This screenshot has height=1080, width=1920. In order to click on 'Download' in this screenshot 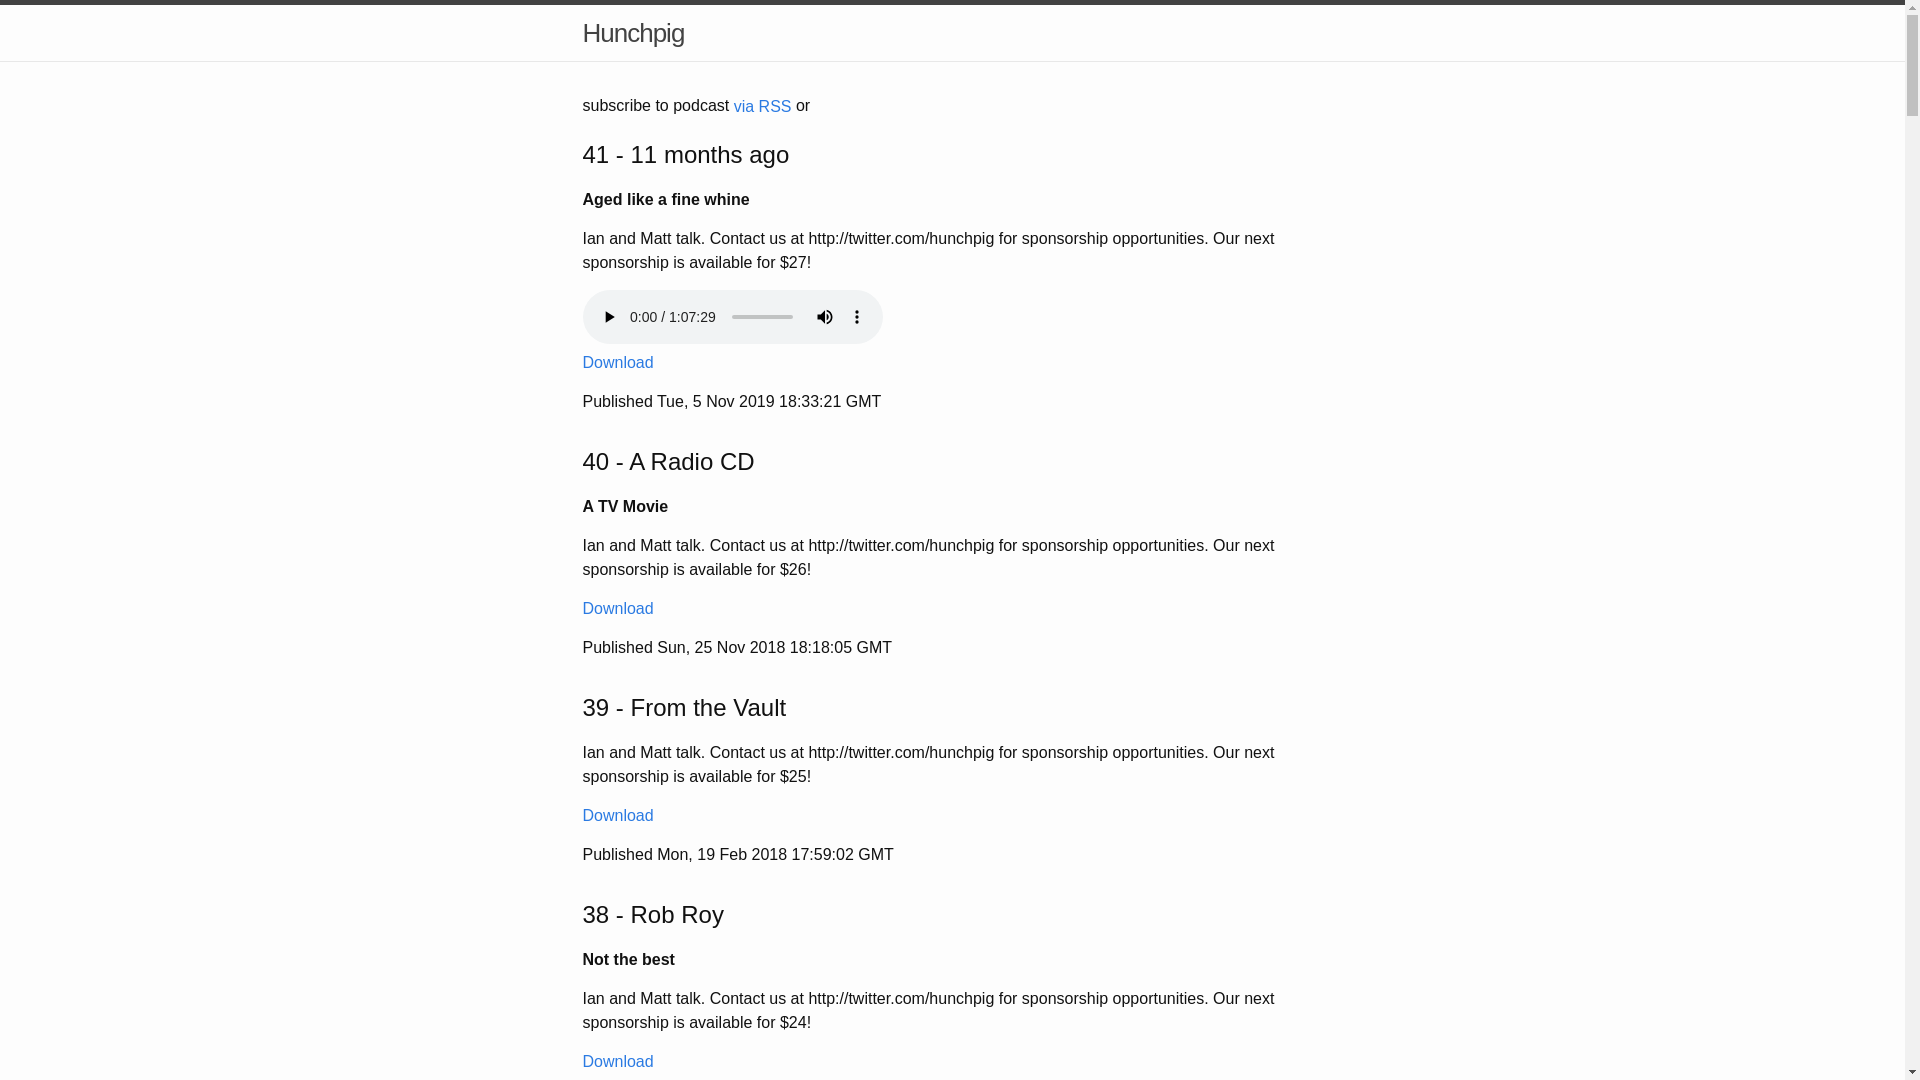, I will do `click(616, 362)`.